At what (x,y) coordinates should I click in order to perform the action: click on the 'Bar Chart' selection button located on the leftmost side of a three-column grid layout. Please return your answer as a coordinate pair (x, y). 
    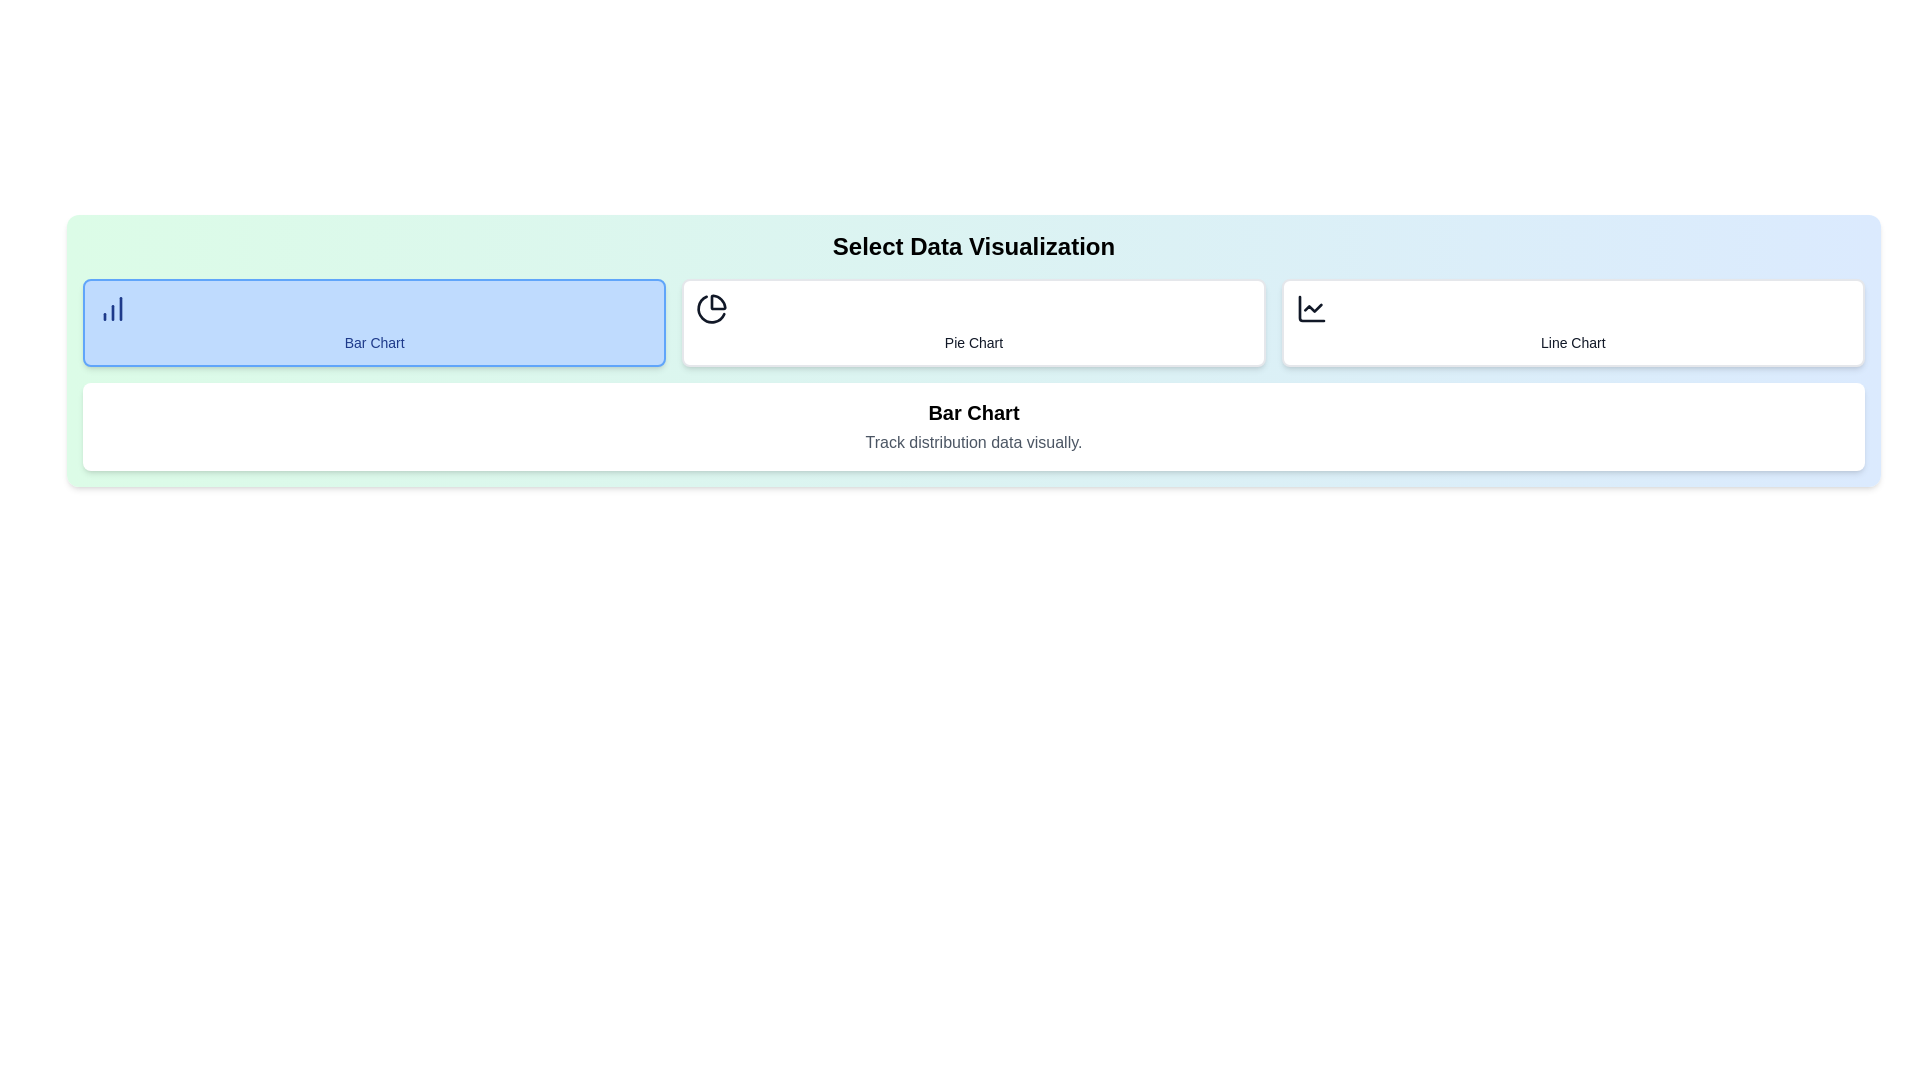
    Looking at the image, I should click on (374, 322).